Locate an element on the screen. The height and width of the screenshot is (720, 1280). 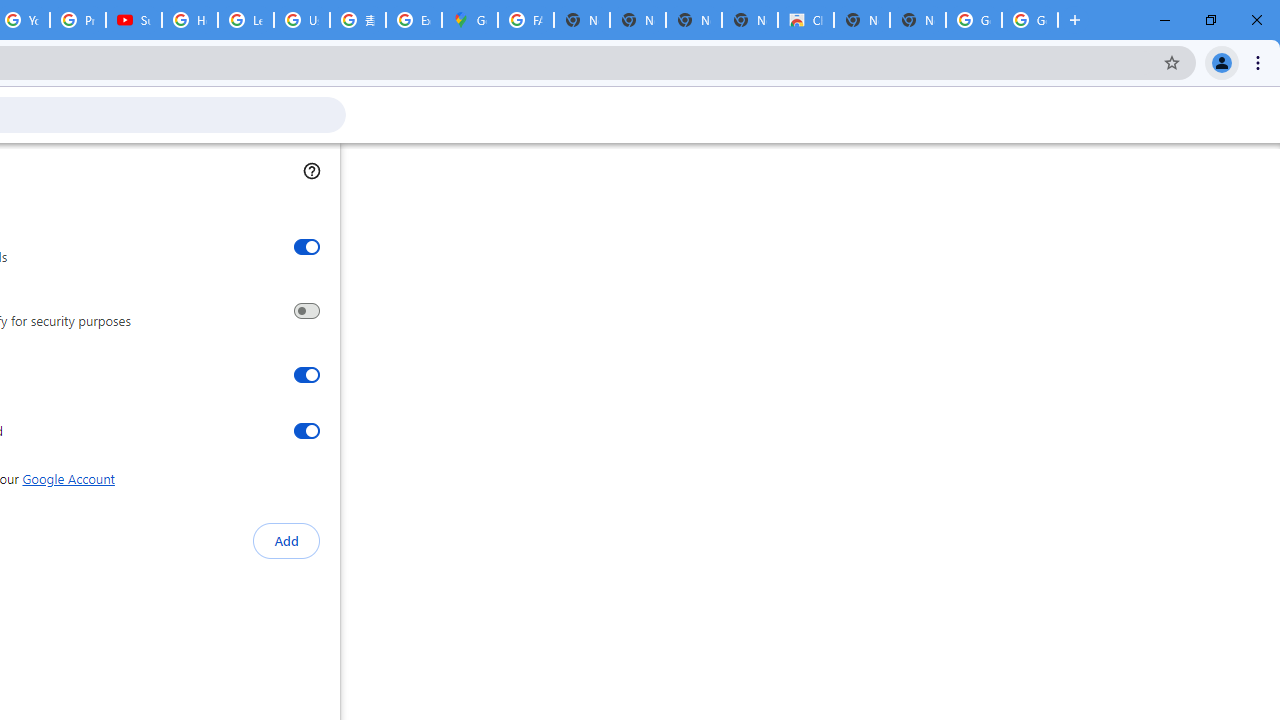
'Explore new street-level details - Google Maps Help' is located at coordinates (413, 20).